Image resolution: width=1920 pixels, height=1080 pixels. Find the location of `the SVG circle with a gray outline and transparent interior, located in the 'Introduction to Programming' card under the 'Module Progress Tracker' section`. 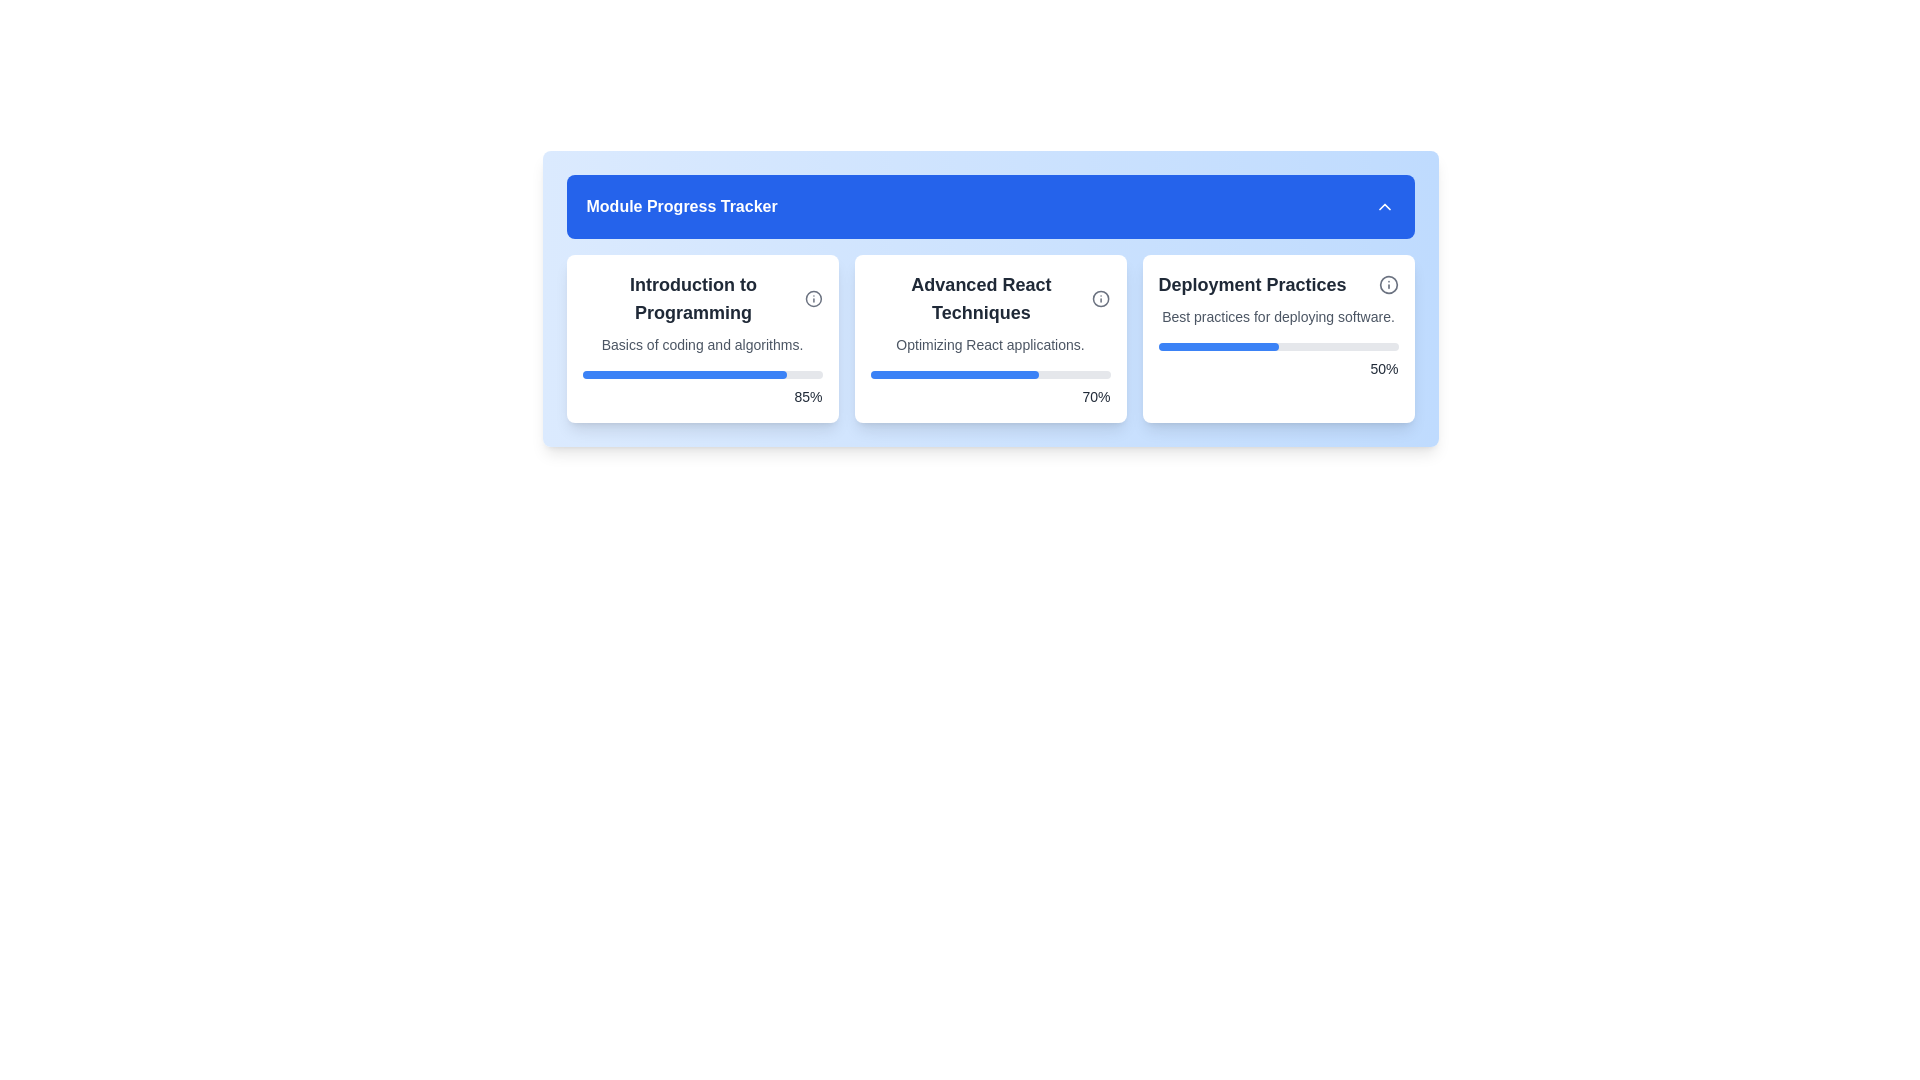

the SVG circle with a gray outline and transparent interior, located in the 'Introduction to Programming' card under the 'Module Progress Tracker' section is located at coordinates (813, 299).